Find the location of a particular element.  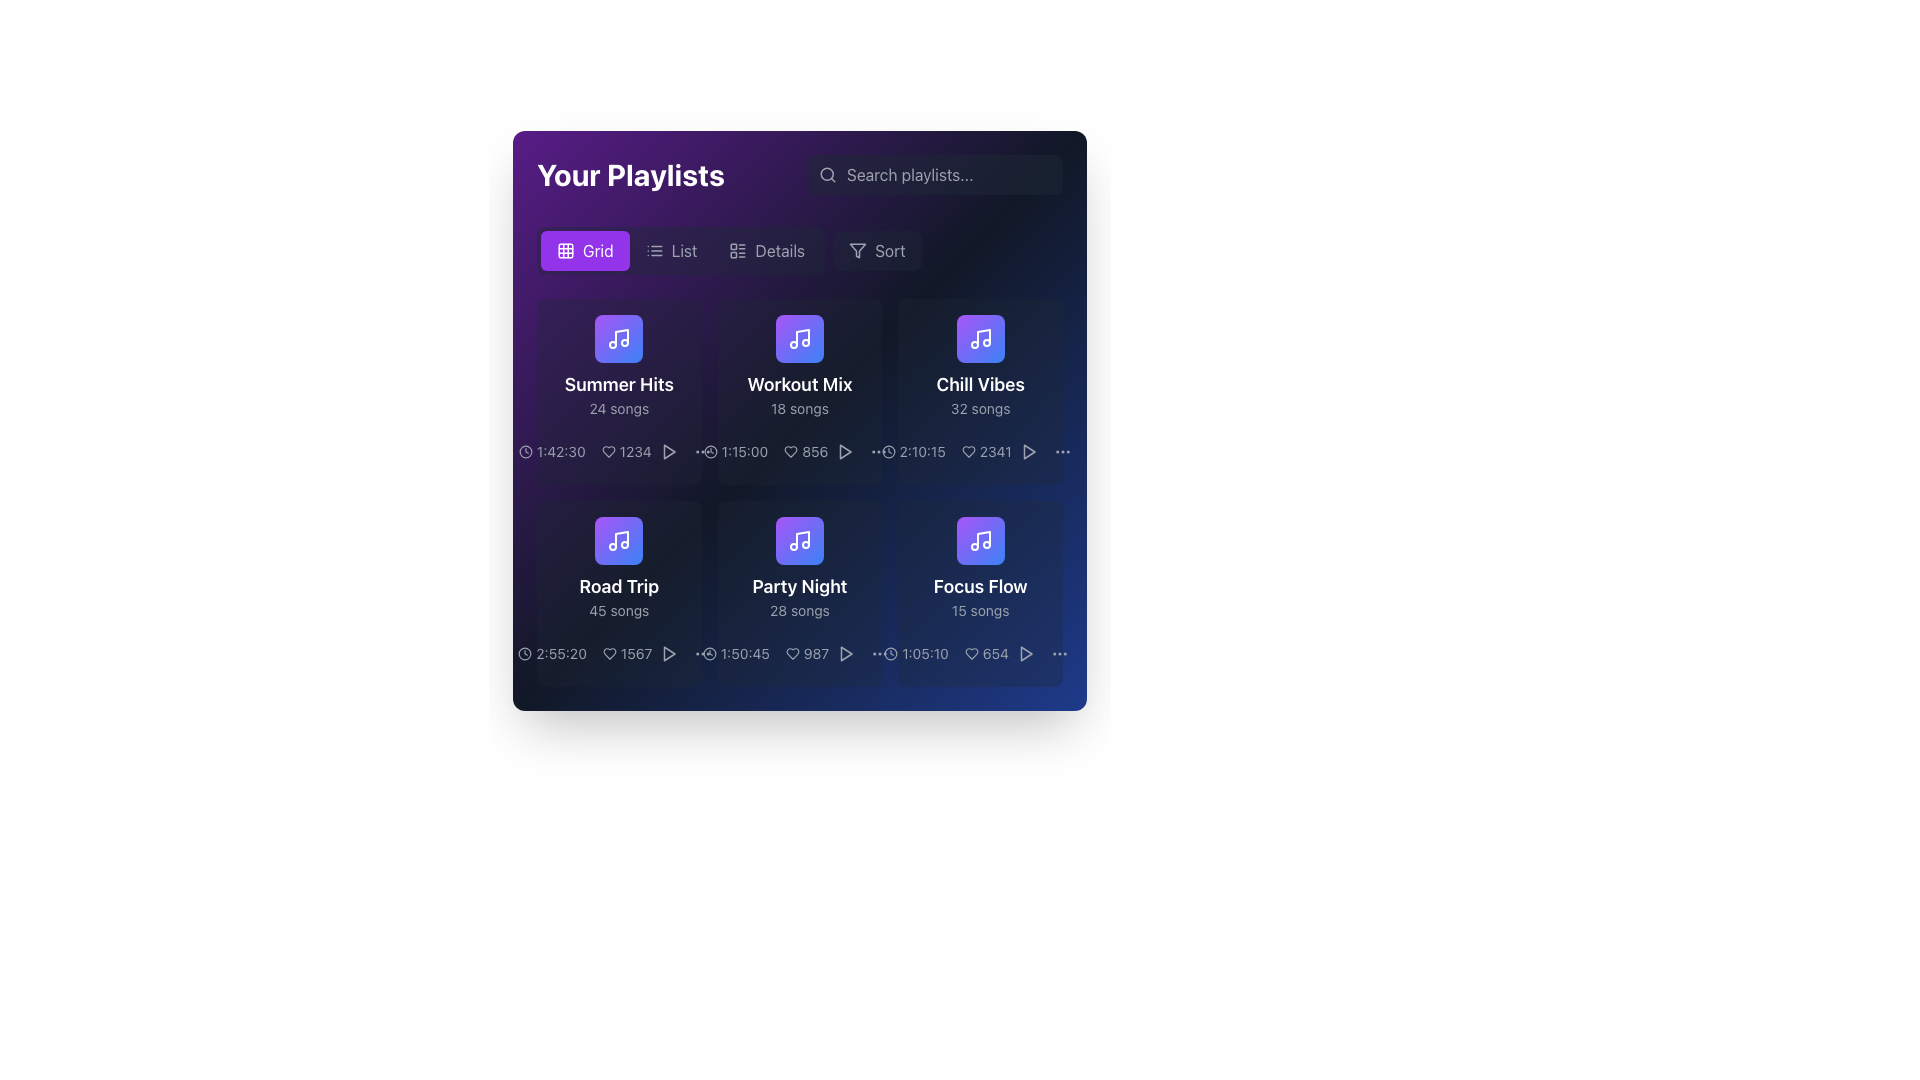

on the 'Summer Hits' Playlist Card located in the first column of the grid, under the header 'Your Playlists' is located at coordinates (618, 392).